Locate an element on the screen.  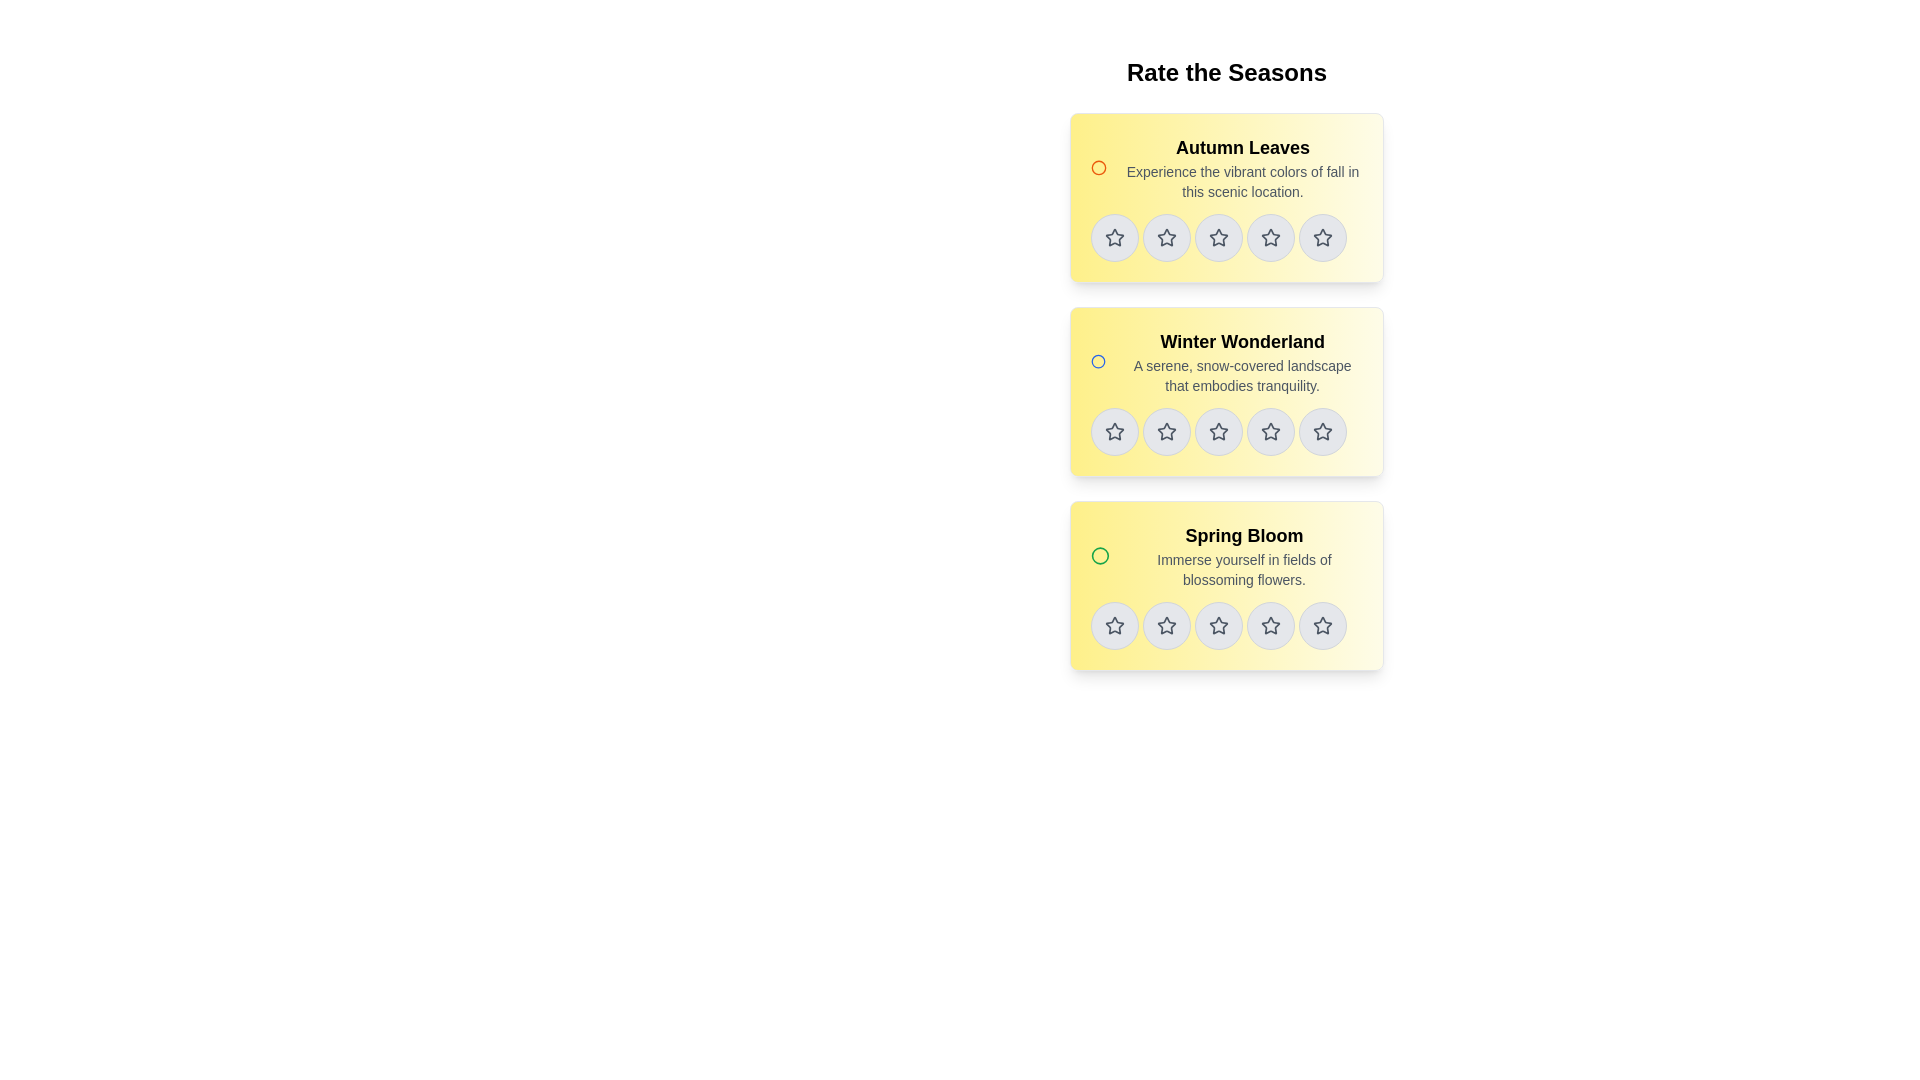
the text block titled 'Autumn Leaves' which features a bold title and a descriptive subtitle about fall colors is located at coordinates (1242, 167).